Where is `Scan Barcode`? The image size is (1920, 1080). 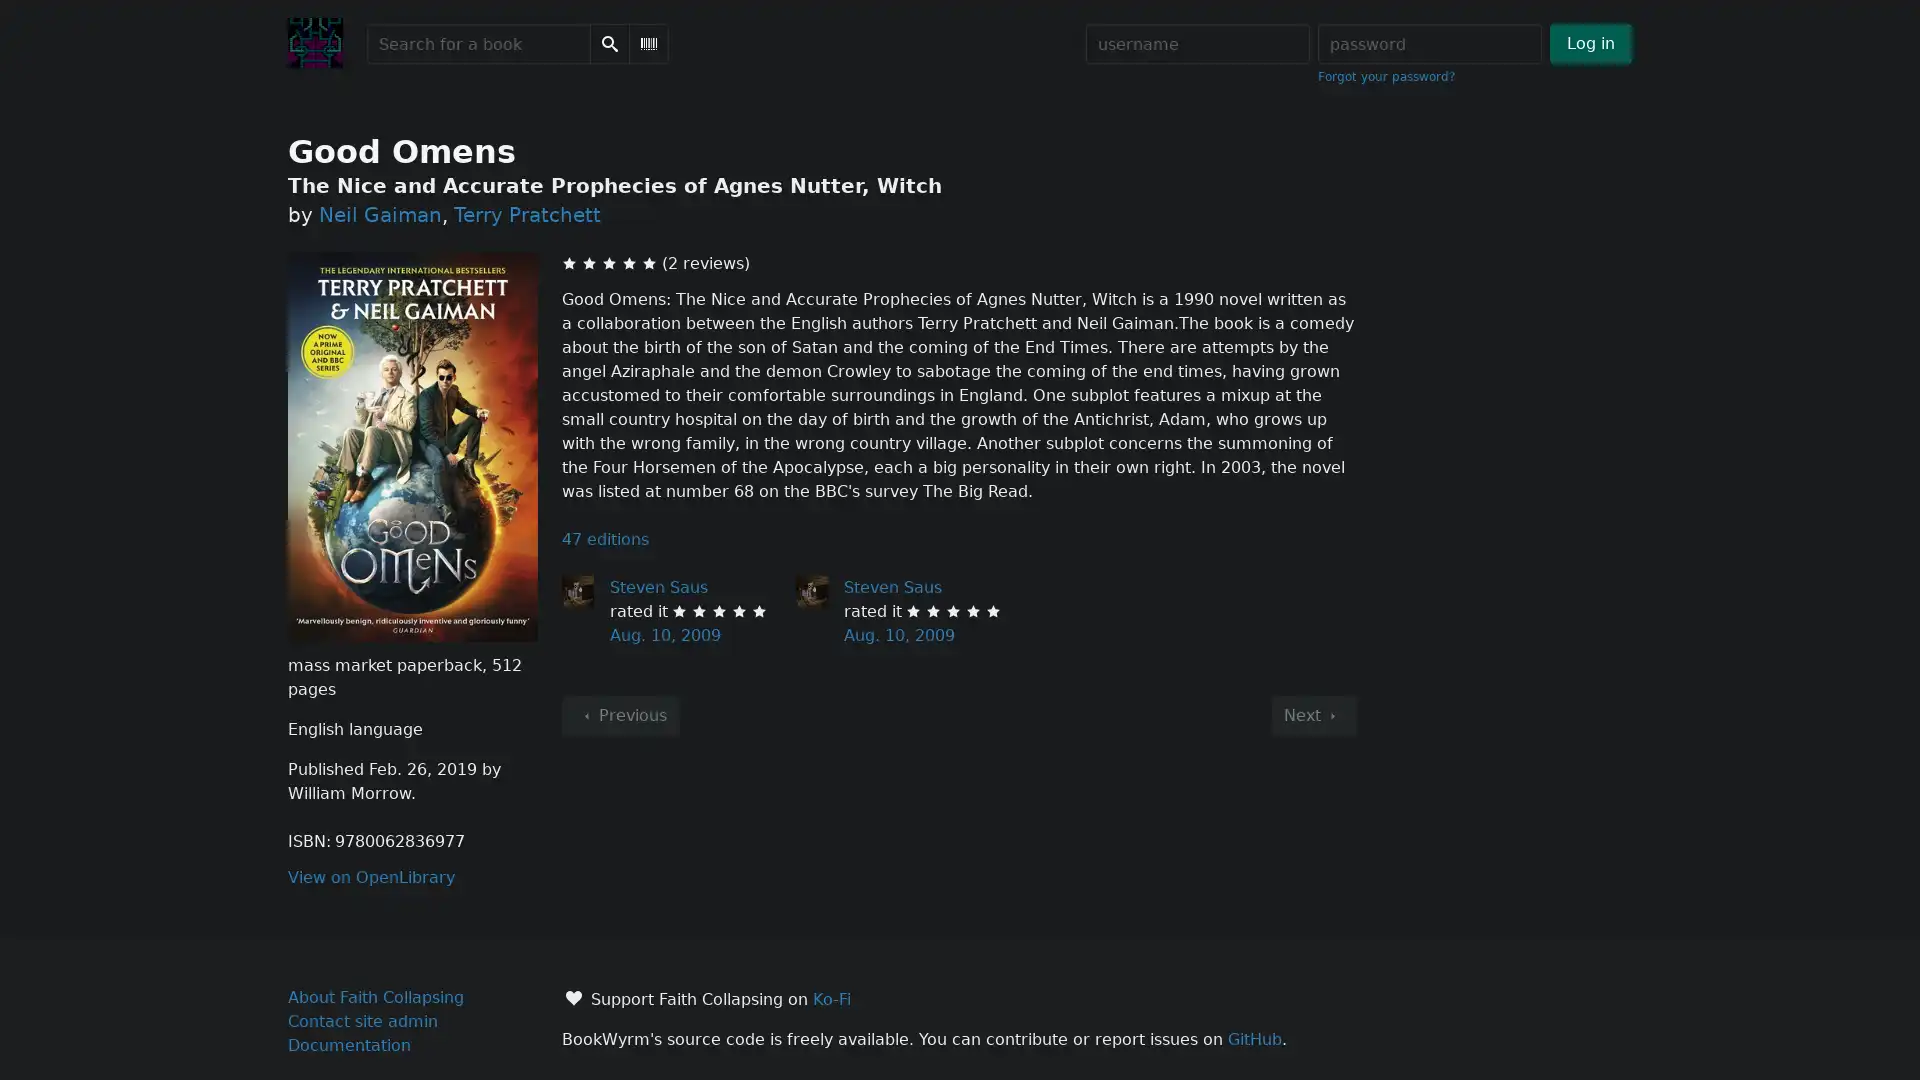 Scan Barcode is located at coordinates (648, 43).